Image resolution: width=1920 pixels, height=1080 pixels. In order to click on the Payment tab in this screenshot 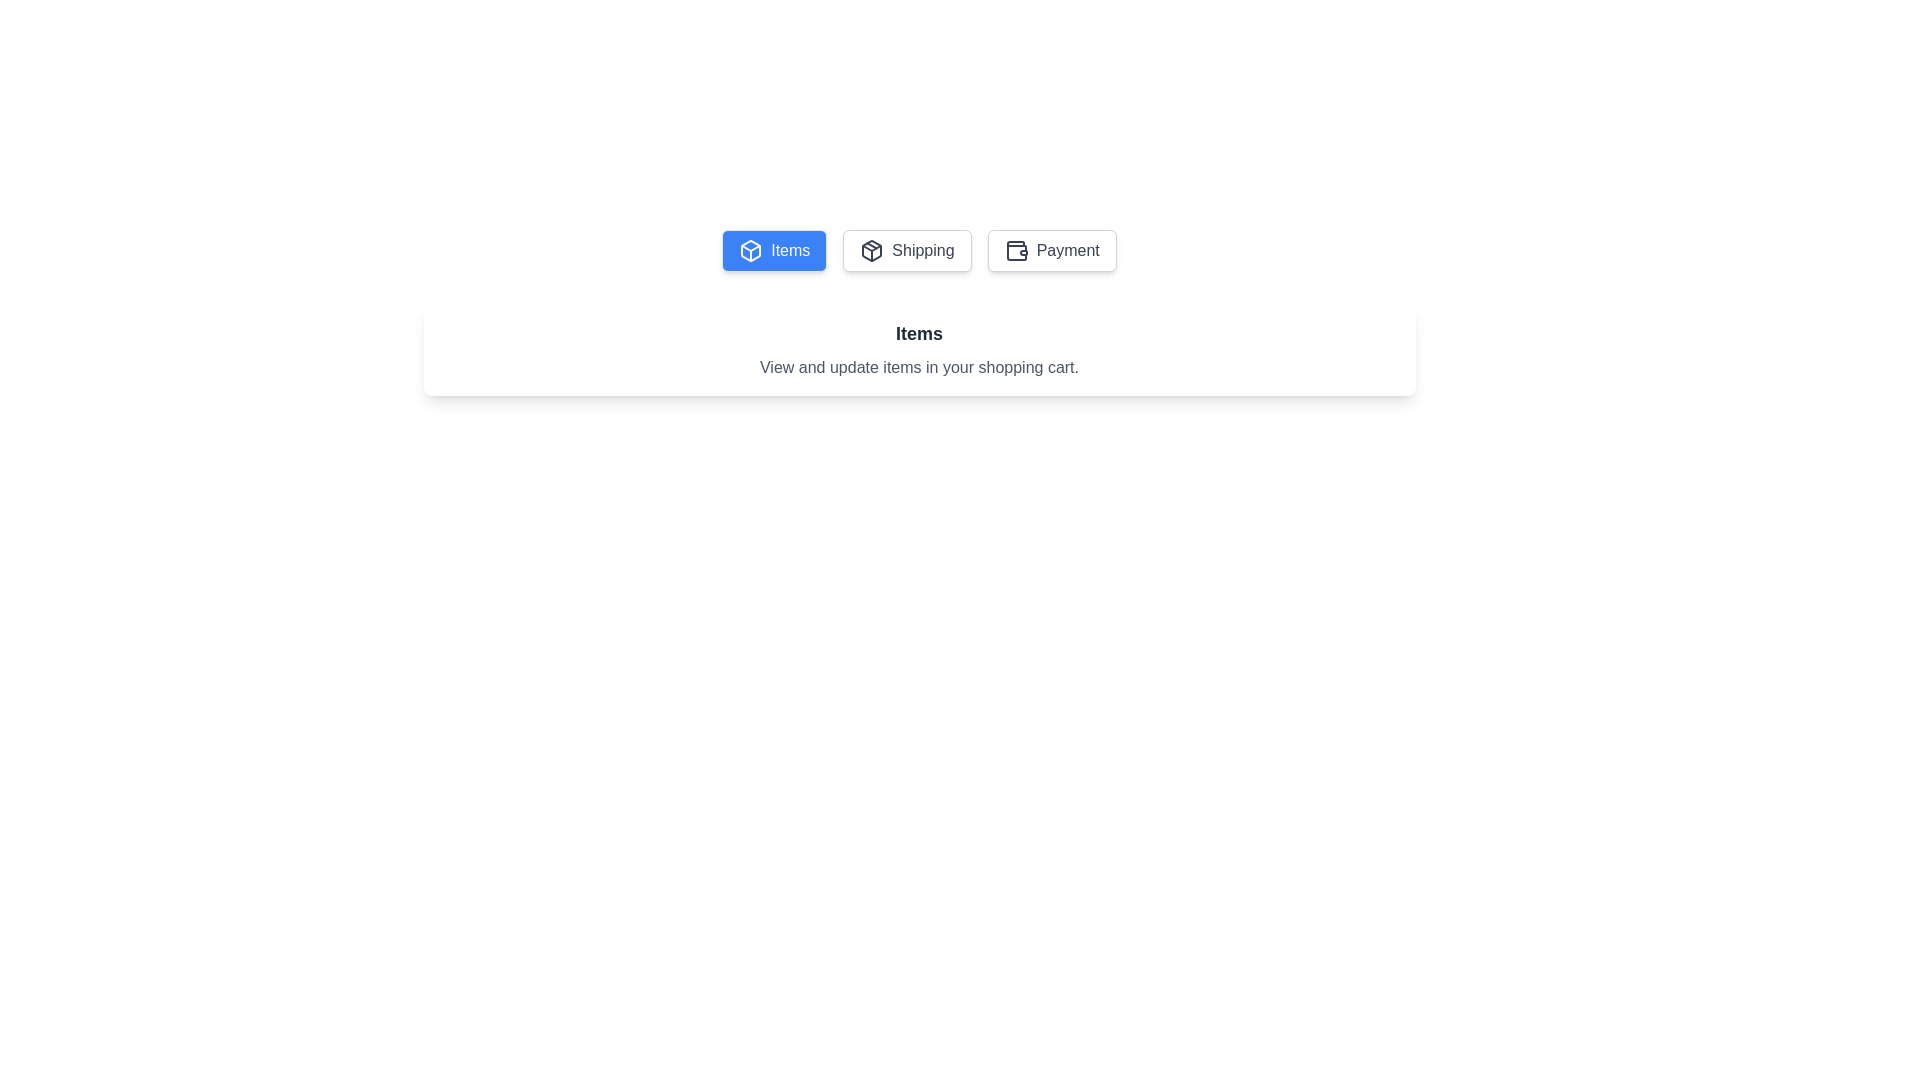, I will do `click(1051, 249)`.